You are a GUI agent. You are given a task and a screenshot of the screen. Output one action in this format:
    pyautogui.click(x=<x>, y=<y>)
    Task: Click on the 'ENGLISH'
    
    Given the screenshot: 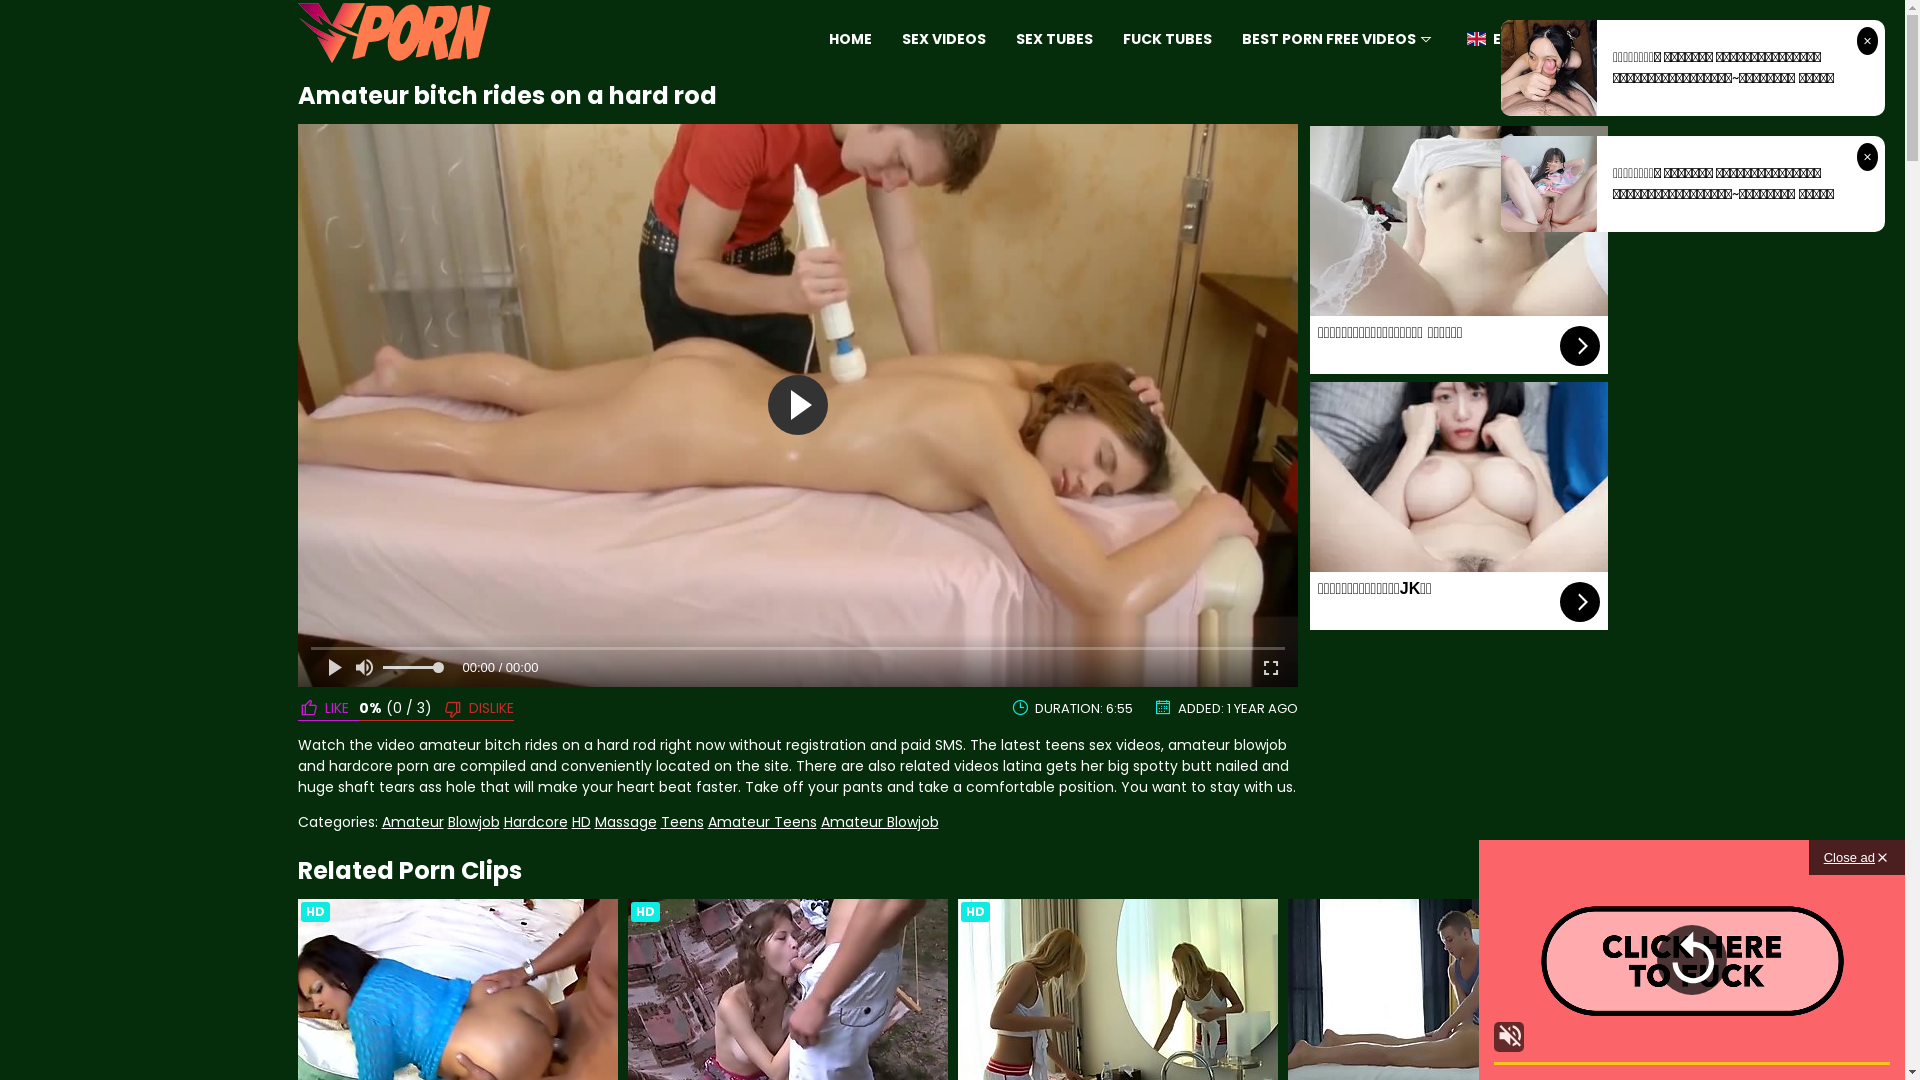 What is the action you would take?
    pyautogui.click(x=1463, y=38)
    